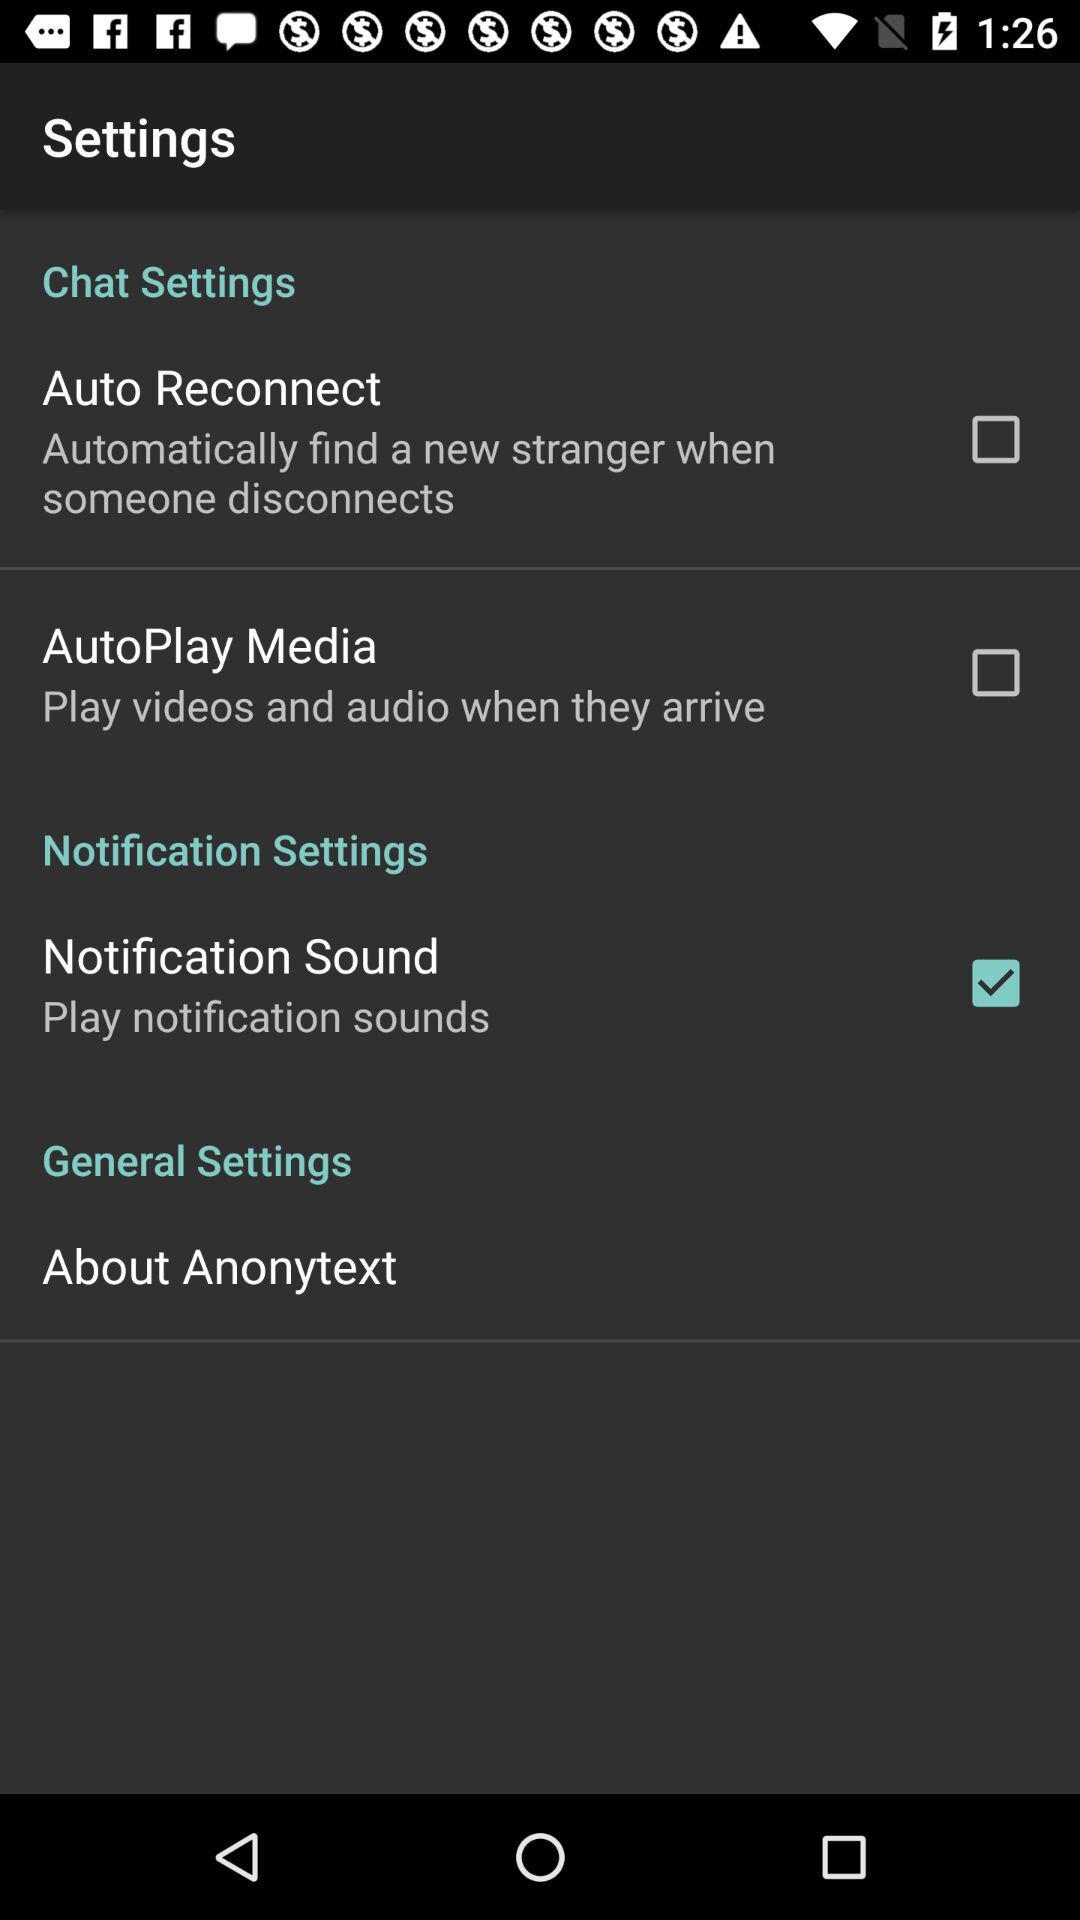 Image resolution: width=1080 pixels, height=1920 pixels. What do you see at coordinates (239, 953) in the screenshot?
I see `the notification sound` at bounding box center [239, 953].